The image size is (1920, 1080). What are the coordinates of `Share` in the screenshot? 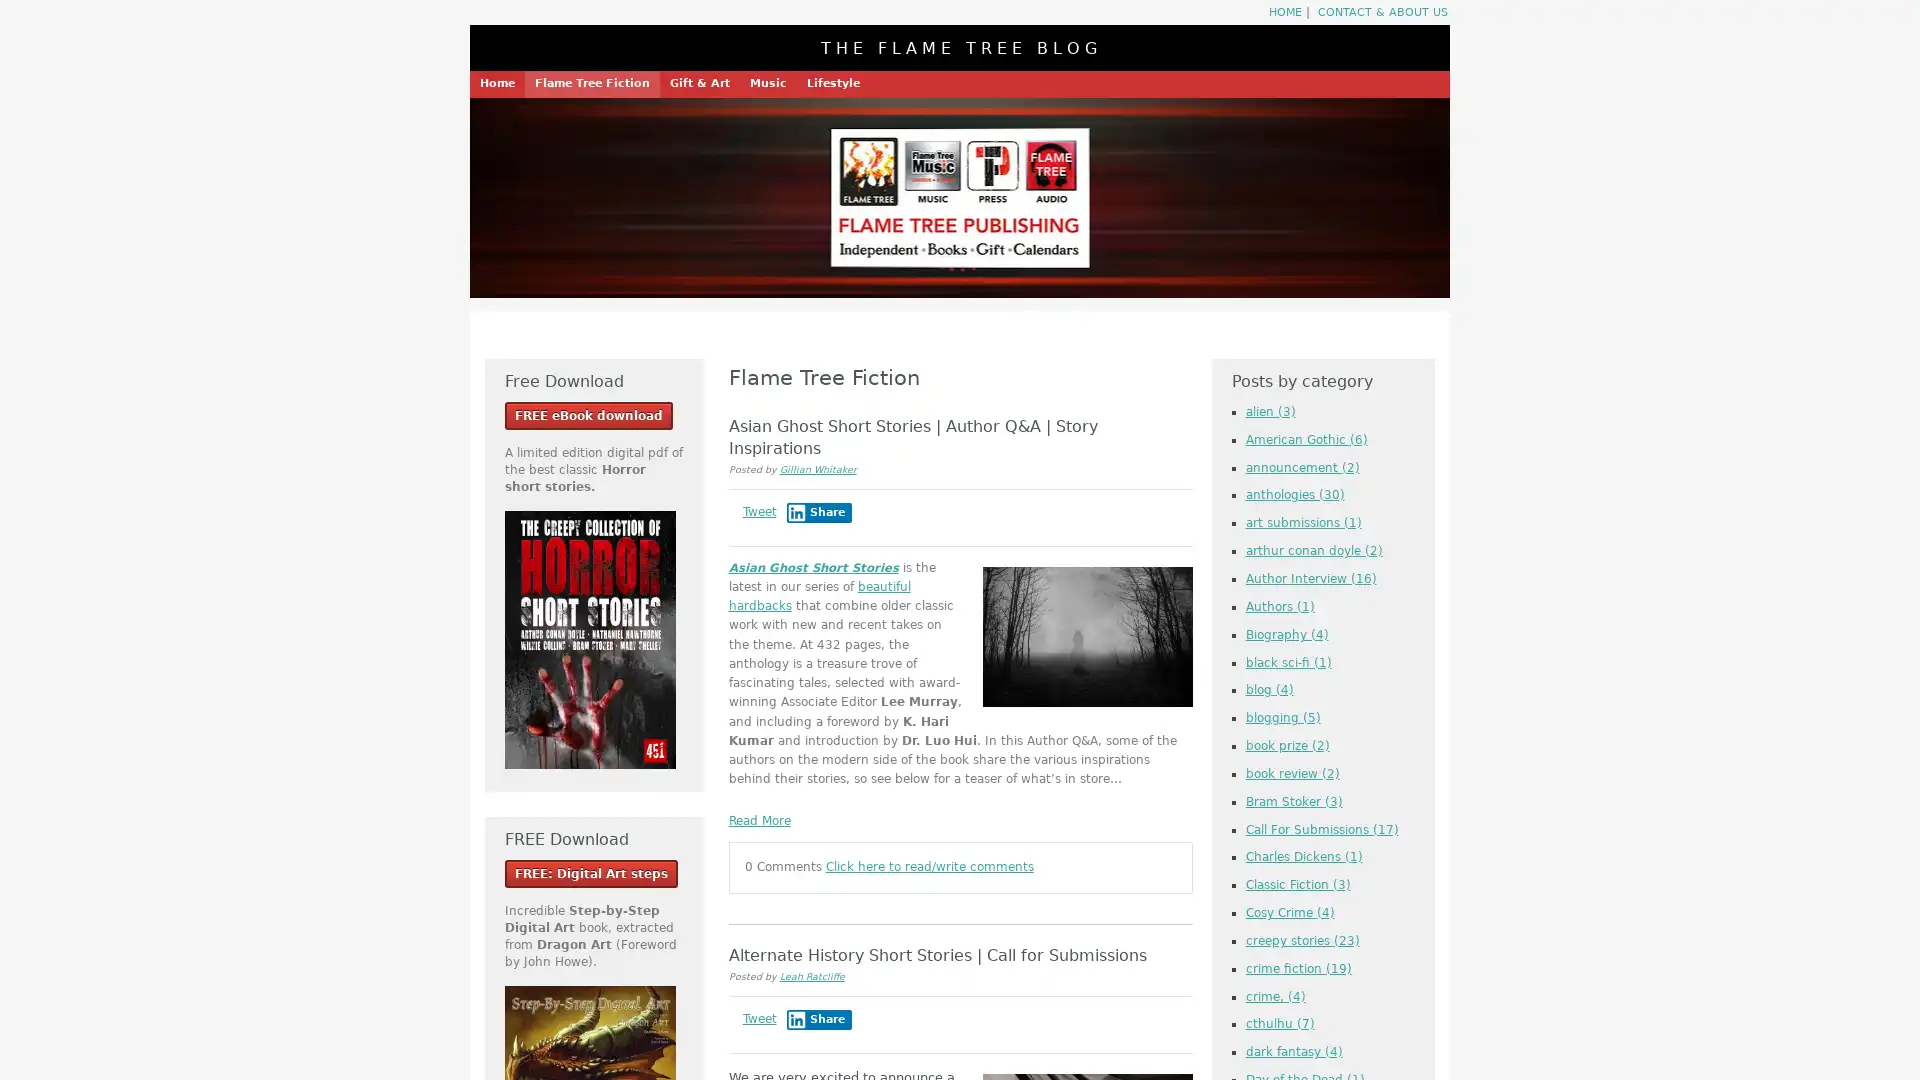 It's located at (859, 512).